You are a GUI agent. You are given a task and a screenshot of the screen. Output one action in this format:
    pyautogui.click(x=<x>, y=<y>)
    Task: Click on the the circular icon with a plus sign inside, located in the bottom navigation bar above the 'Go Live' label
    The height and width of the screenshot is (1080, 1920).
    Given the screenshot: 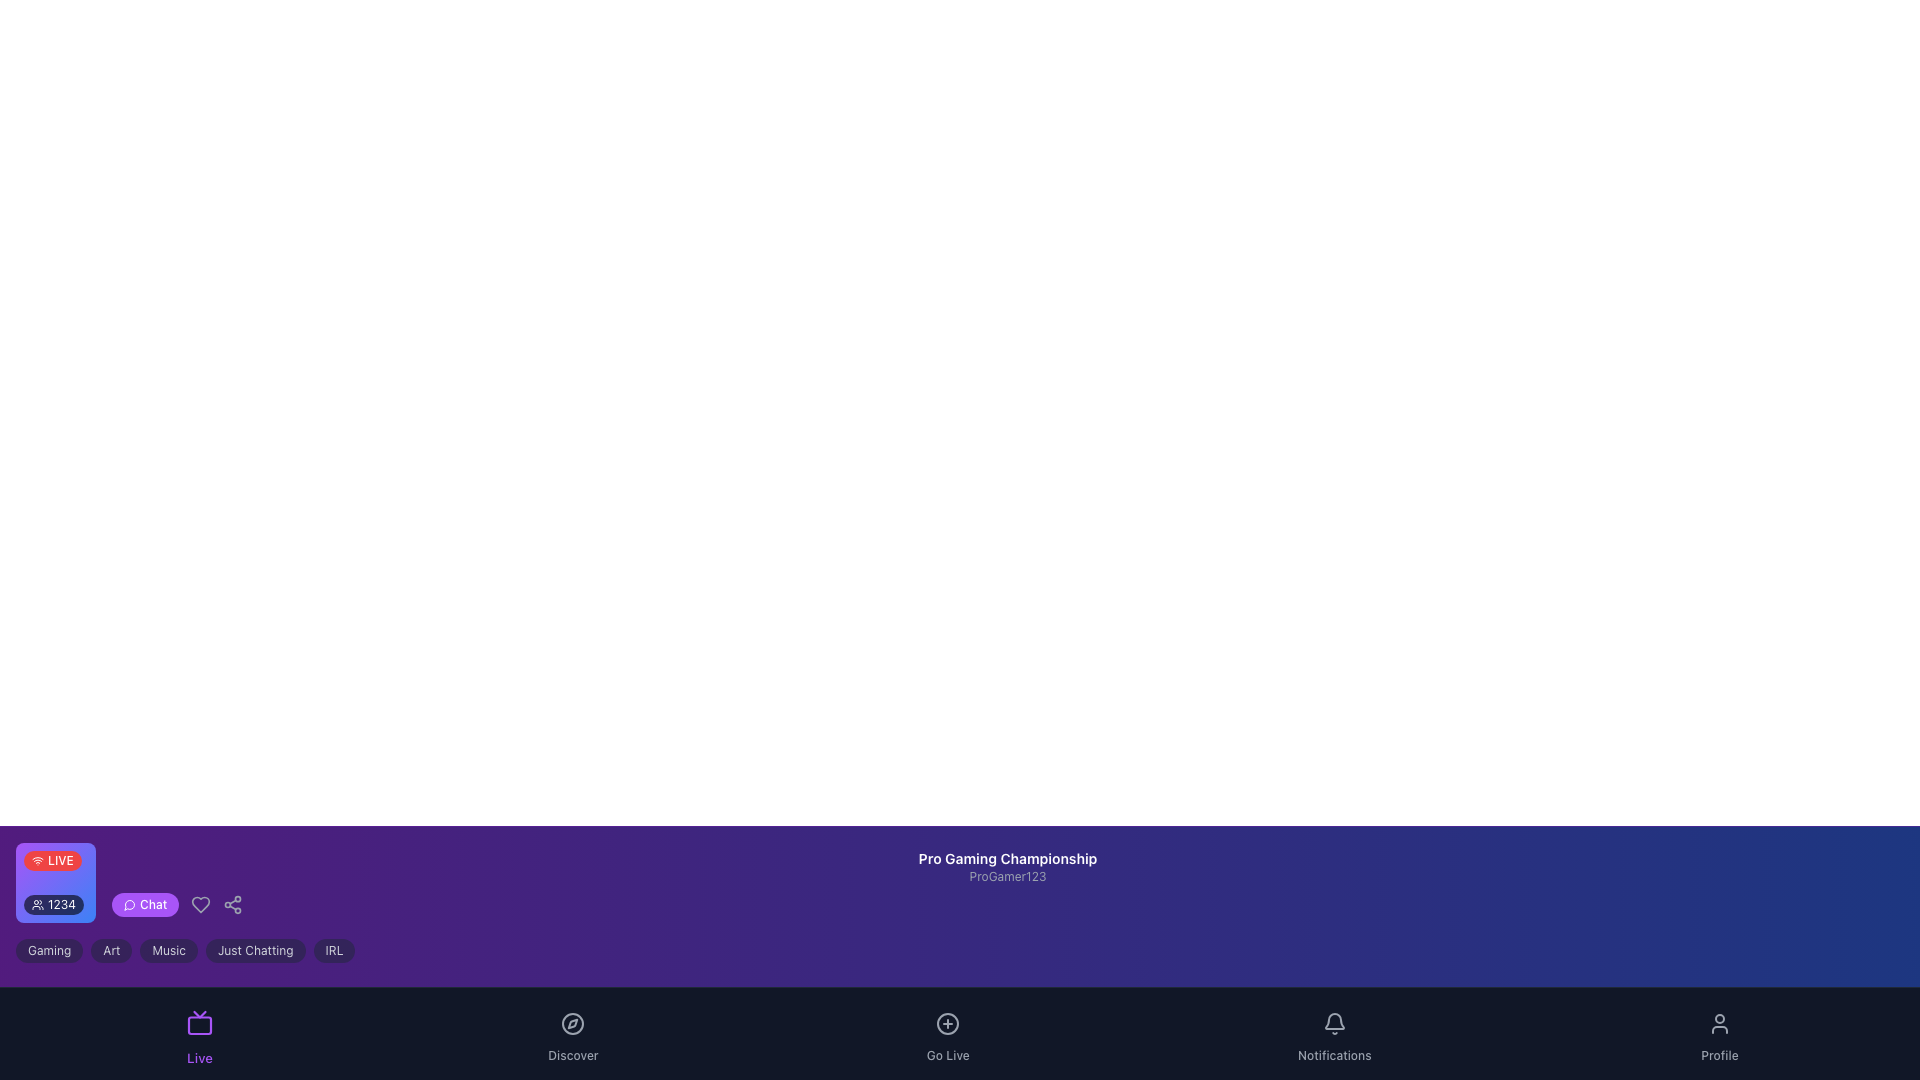 What is the action you would take?
    pyautogui.click(x=947, y=1023)
    